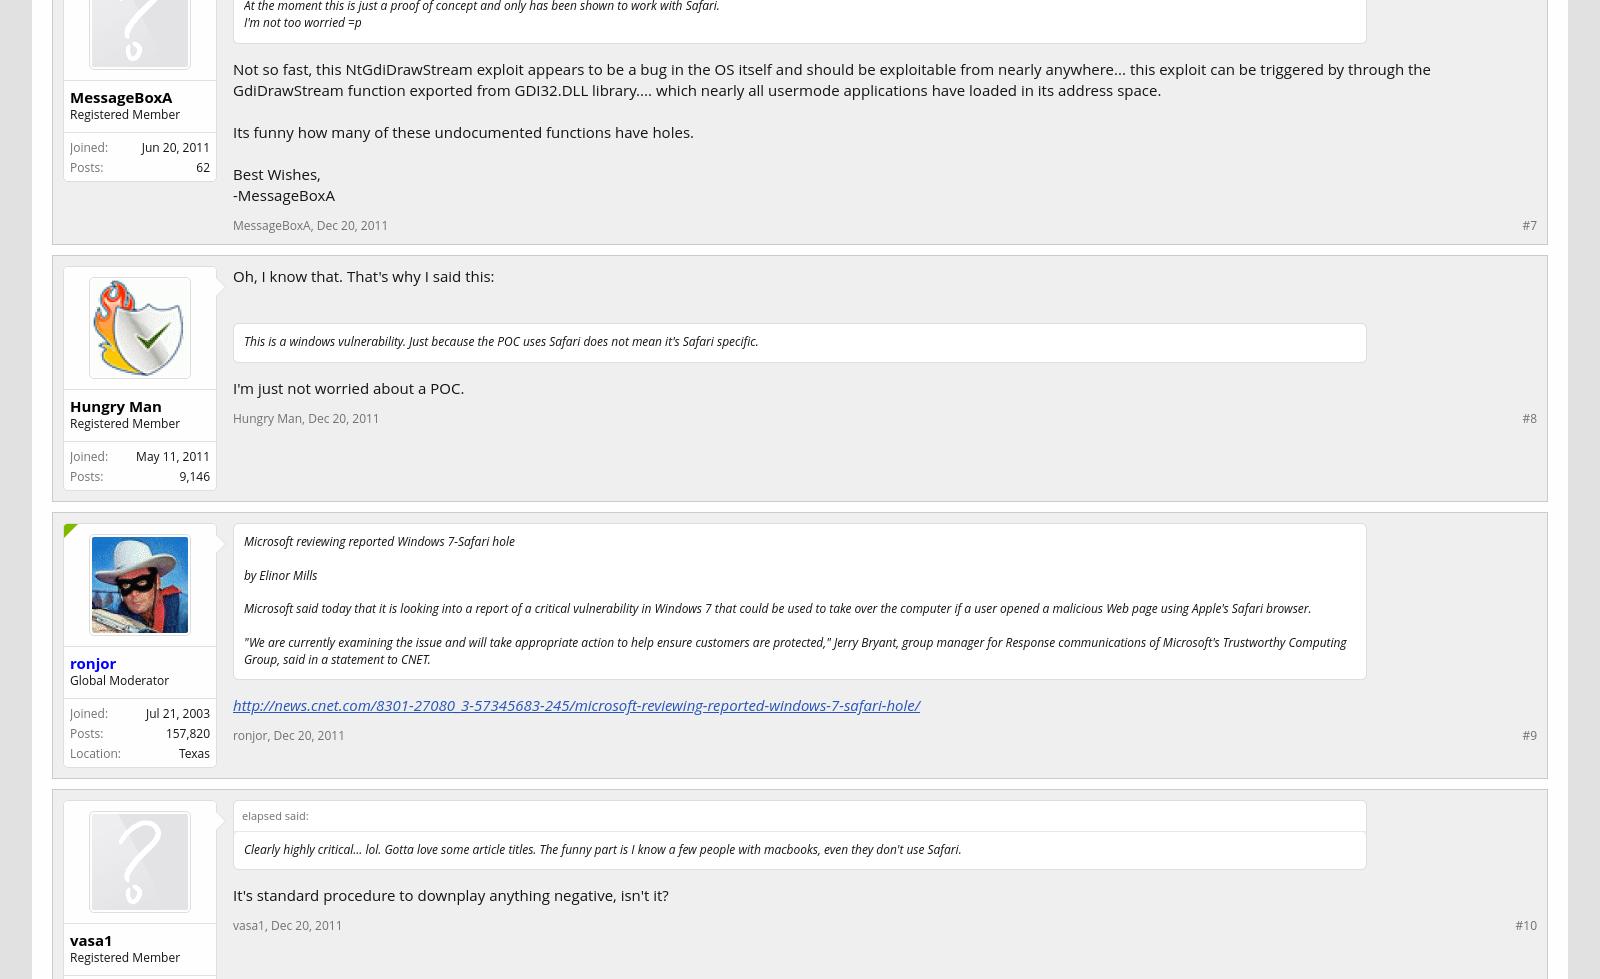  I want to click on 'Oh, I know that. That's why I said this:', so click(363, 275).